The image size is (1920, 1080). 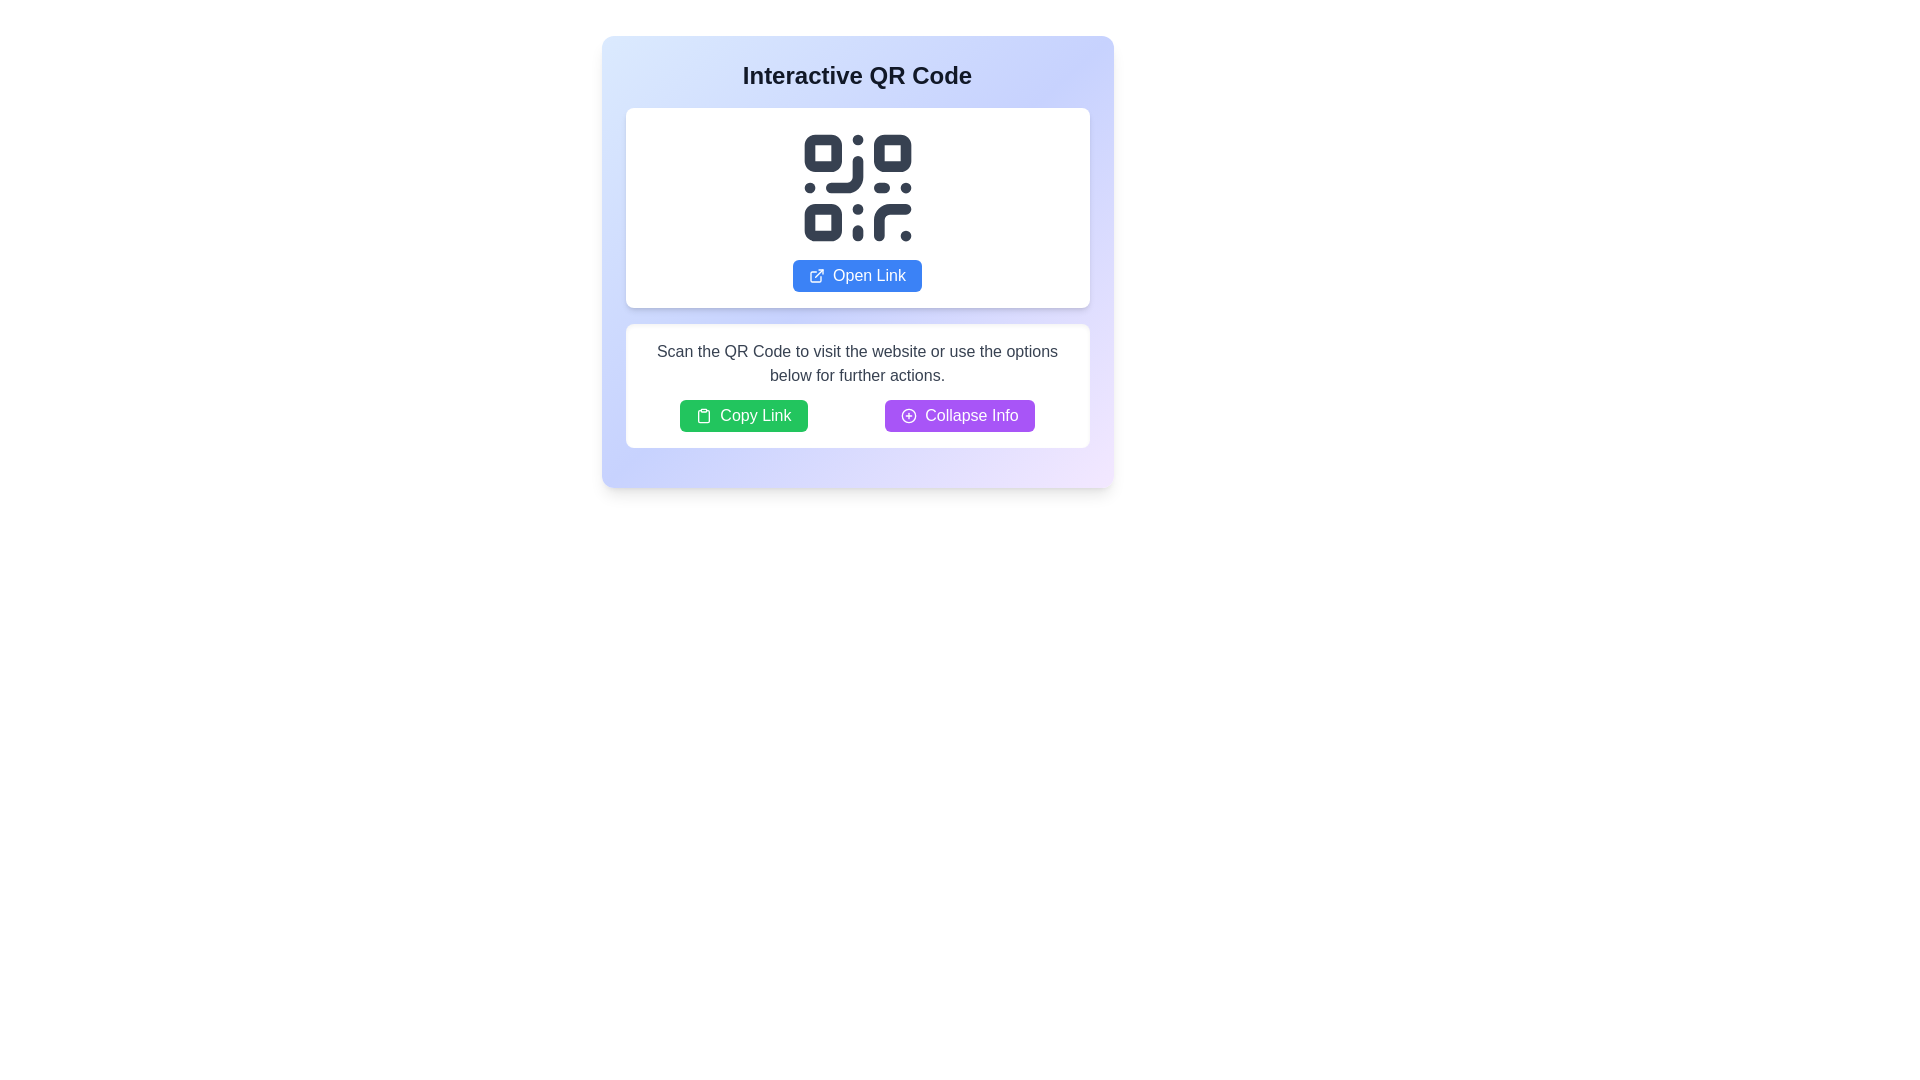 What do you see at coordinates (857, 276) in the screenshot?
I see `the button located below the QR code image` at bounding box center [857, 276].